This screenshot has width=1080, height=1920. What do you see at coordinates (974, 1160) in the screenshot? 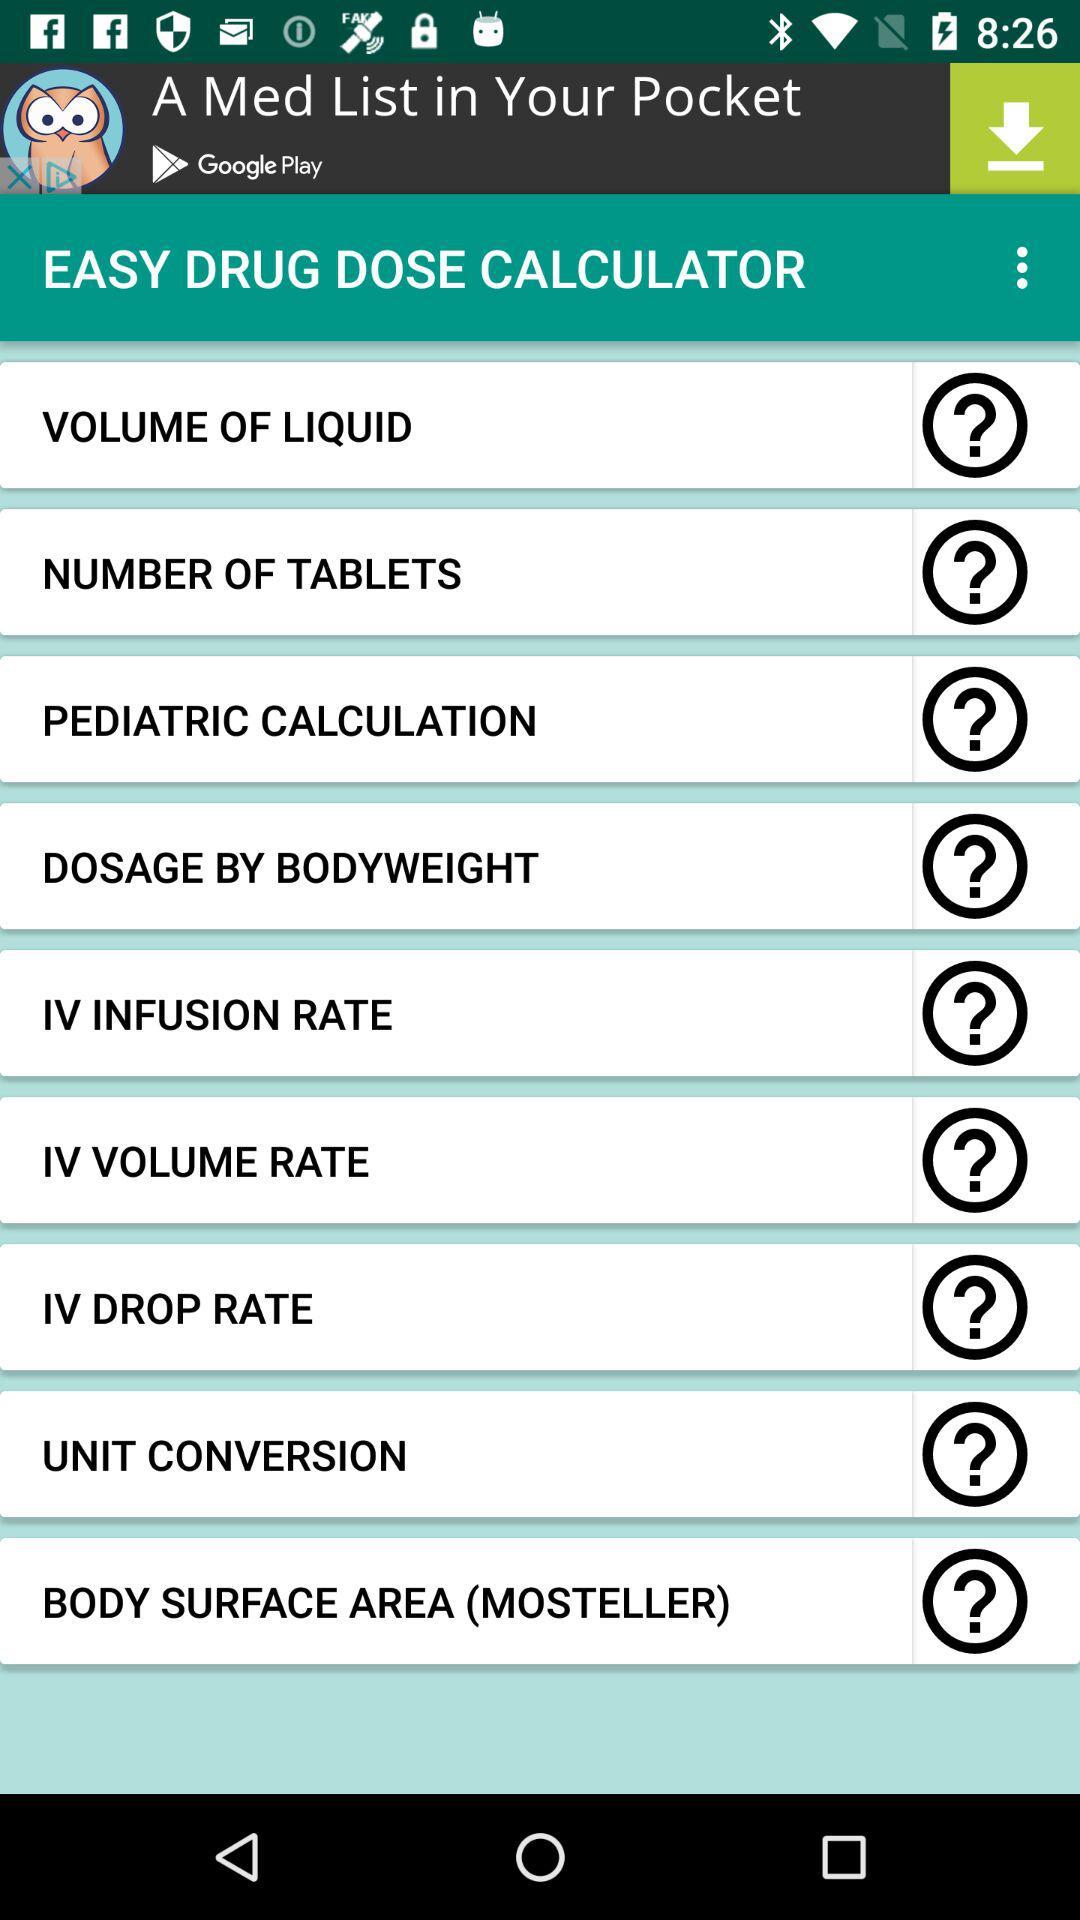
I see `help option` at bounding box center [974, 1160].